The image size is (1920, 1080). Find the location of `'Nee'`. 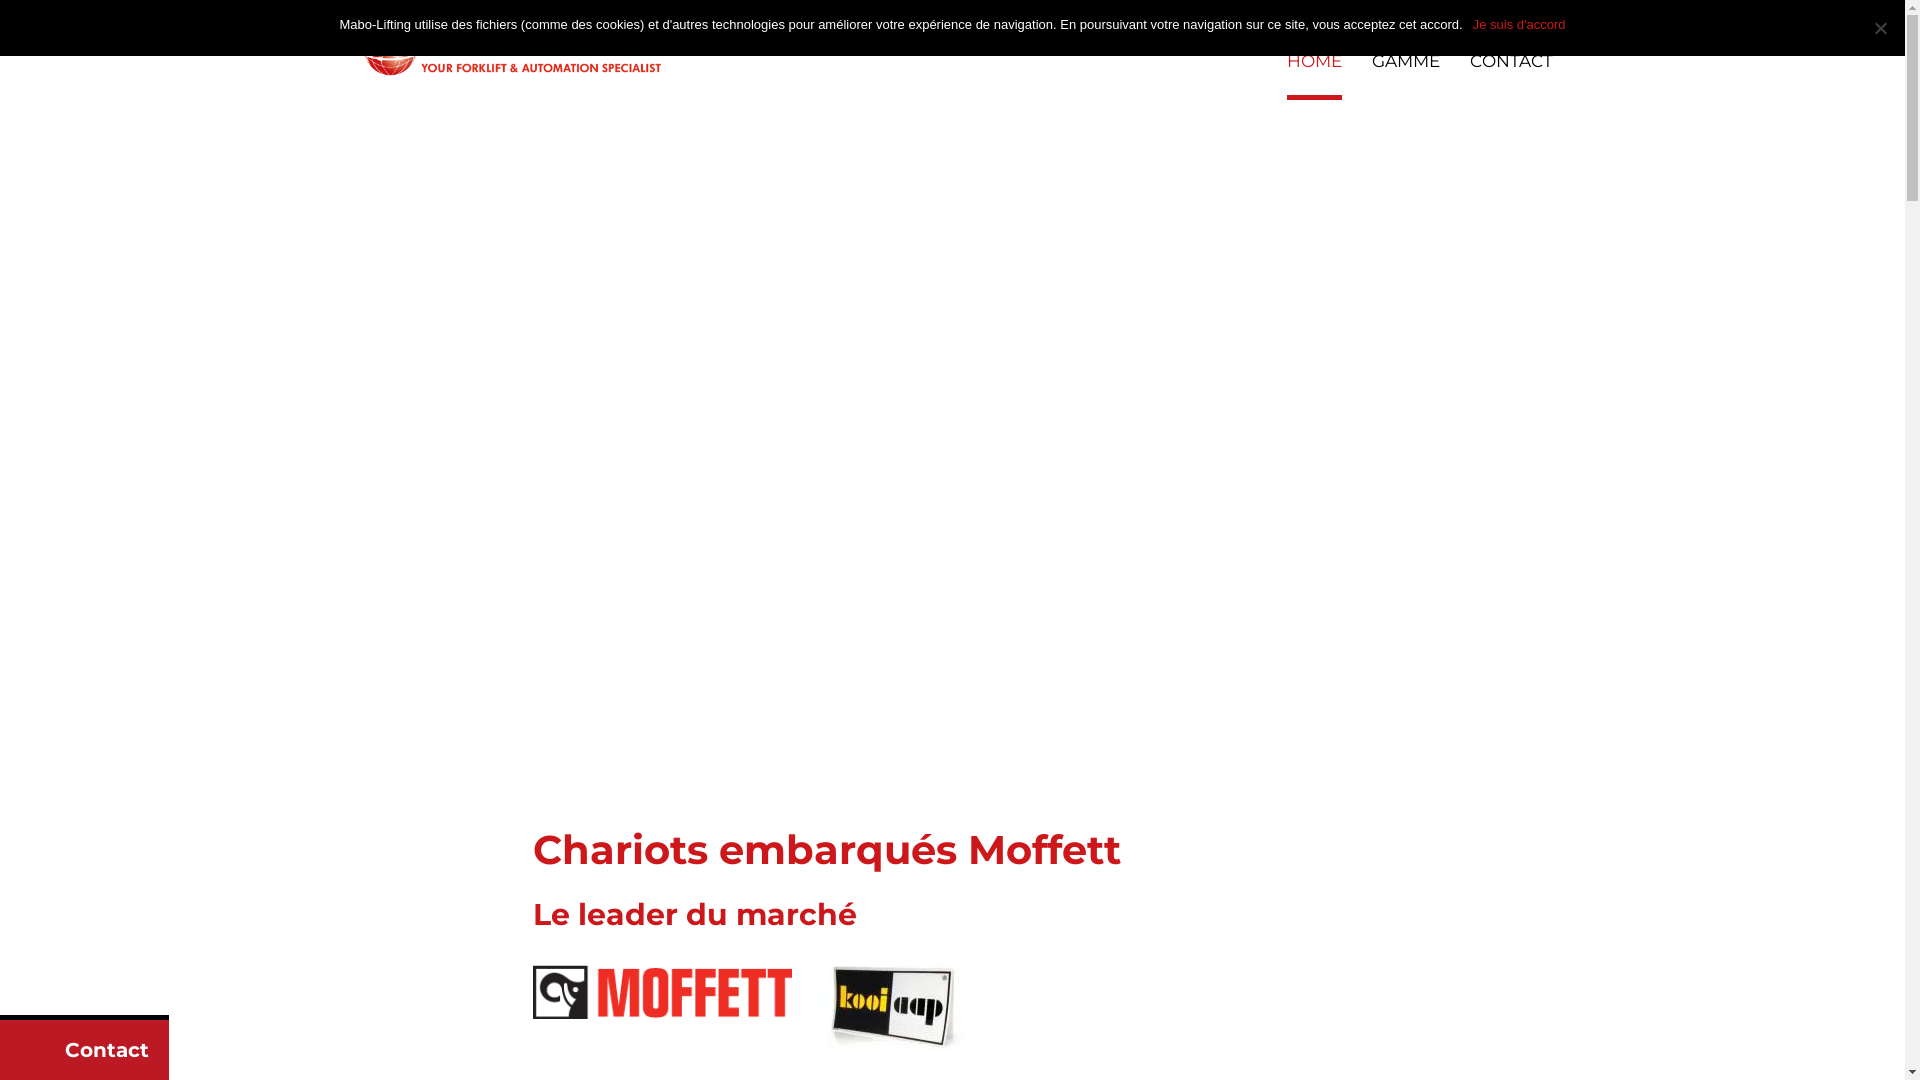

'Nee' is located at coordinates (1879, 27).